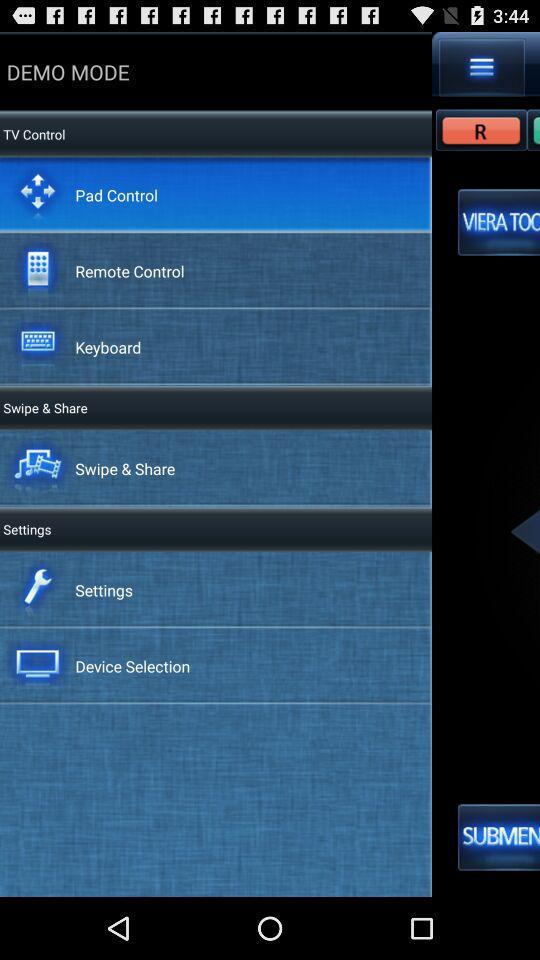  Describe the element at coordinates (481, 67) in the screenshot. I see `click here for menu options` at that location.